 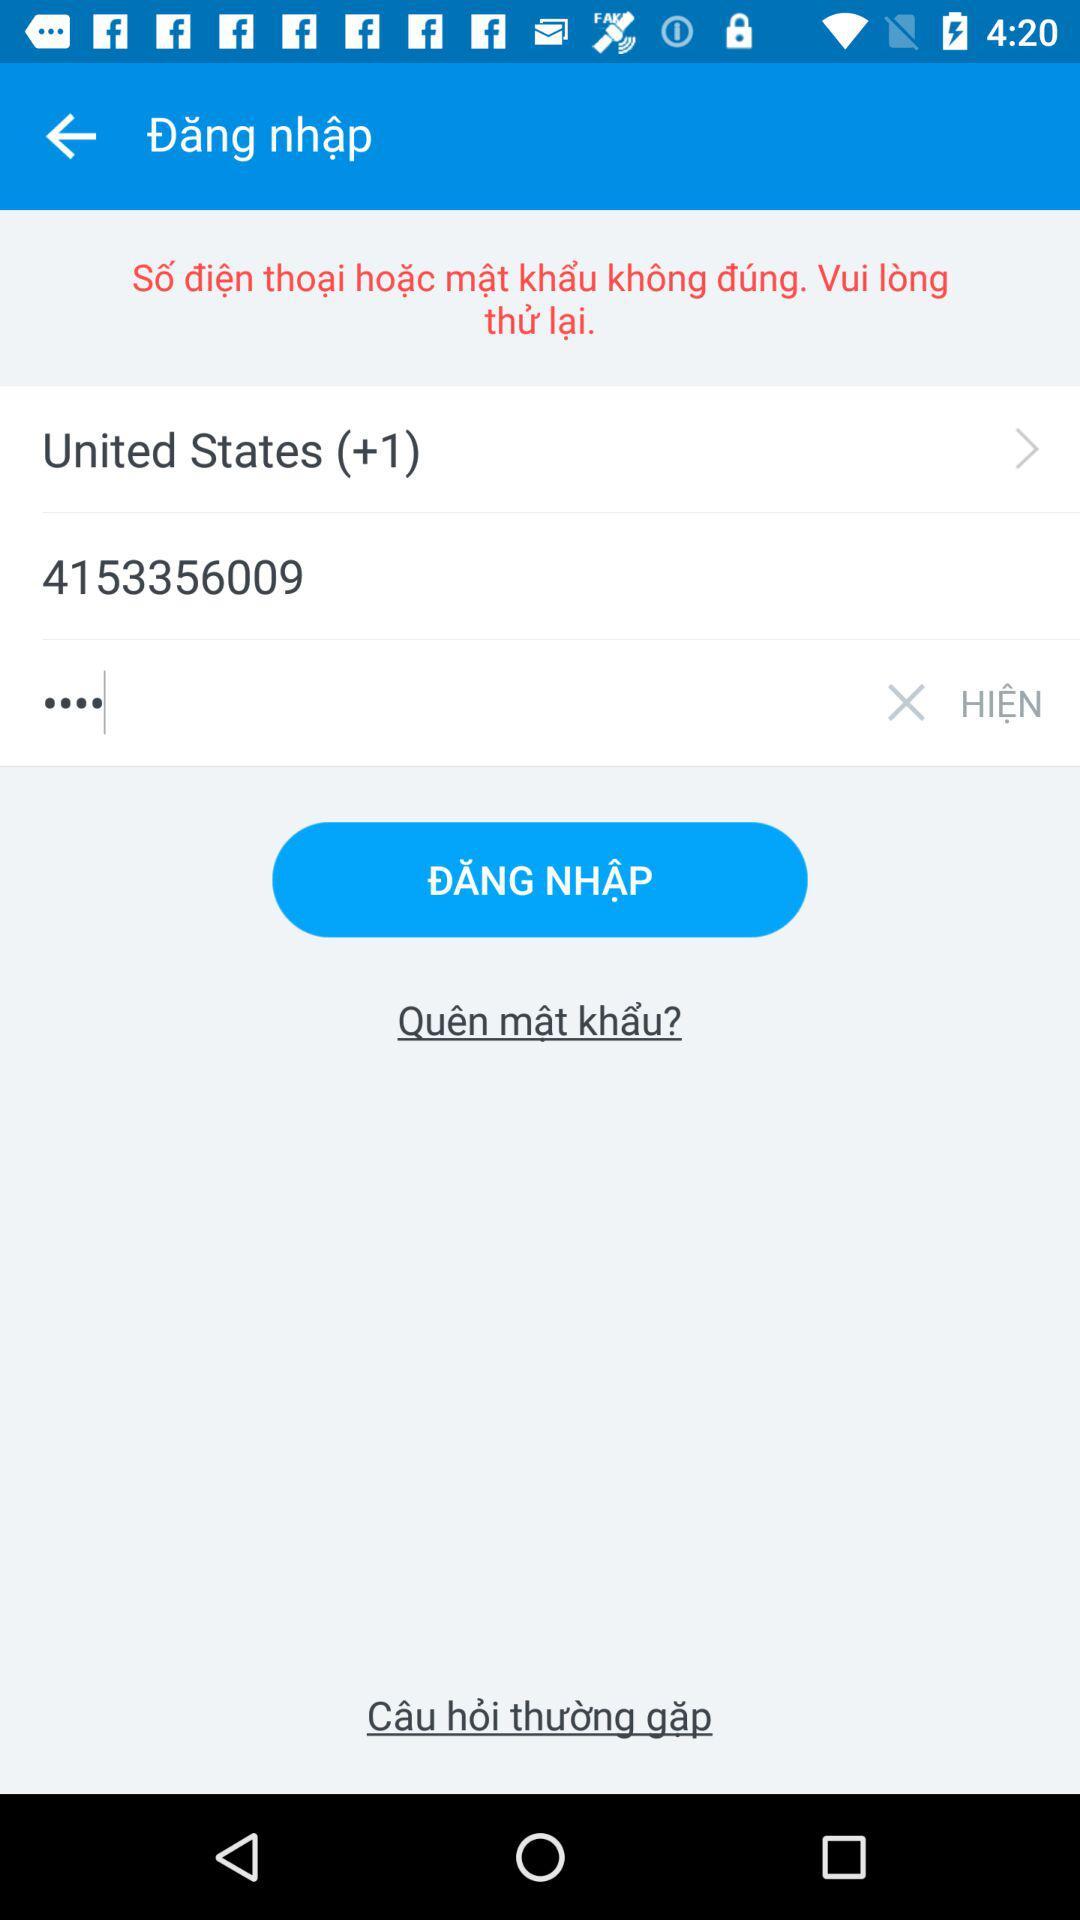 I want to click on 4153356009 icon, so click(x=540, y=575).